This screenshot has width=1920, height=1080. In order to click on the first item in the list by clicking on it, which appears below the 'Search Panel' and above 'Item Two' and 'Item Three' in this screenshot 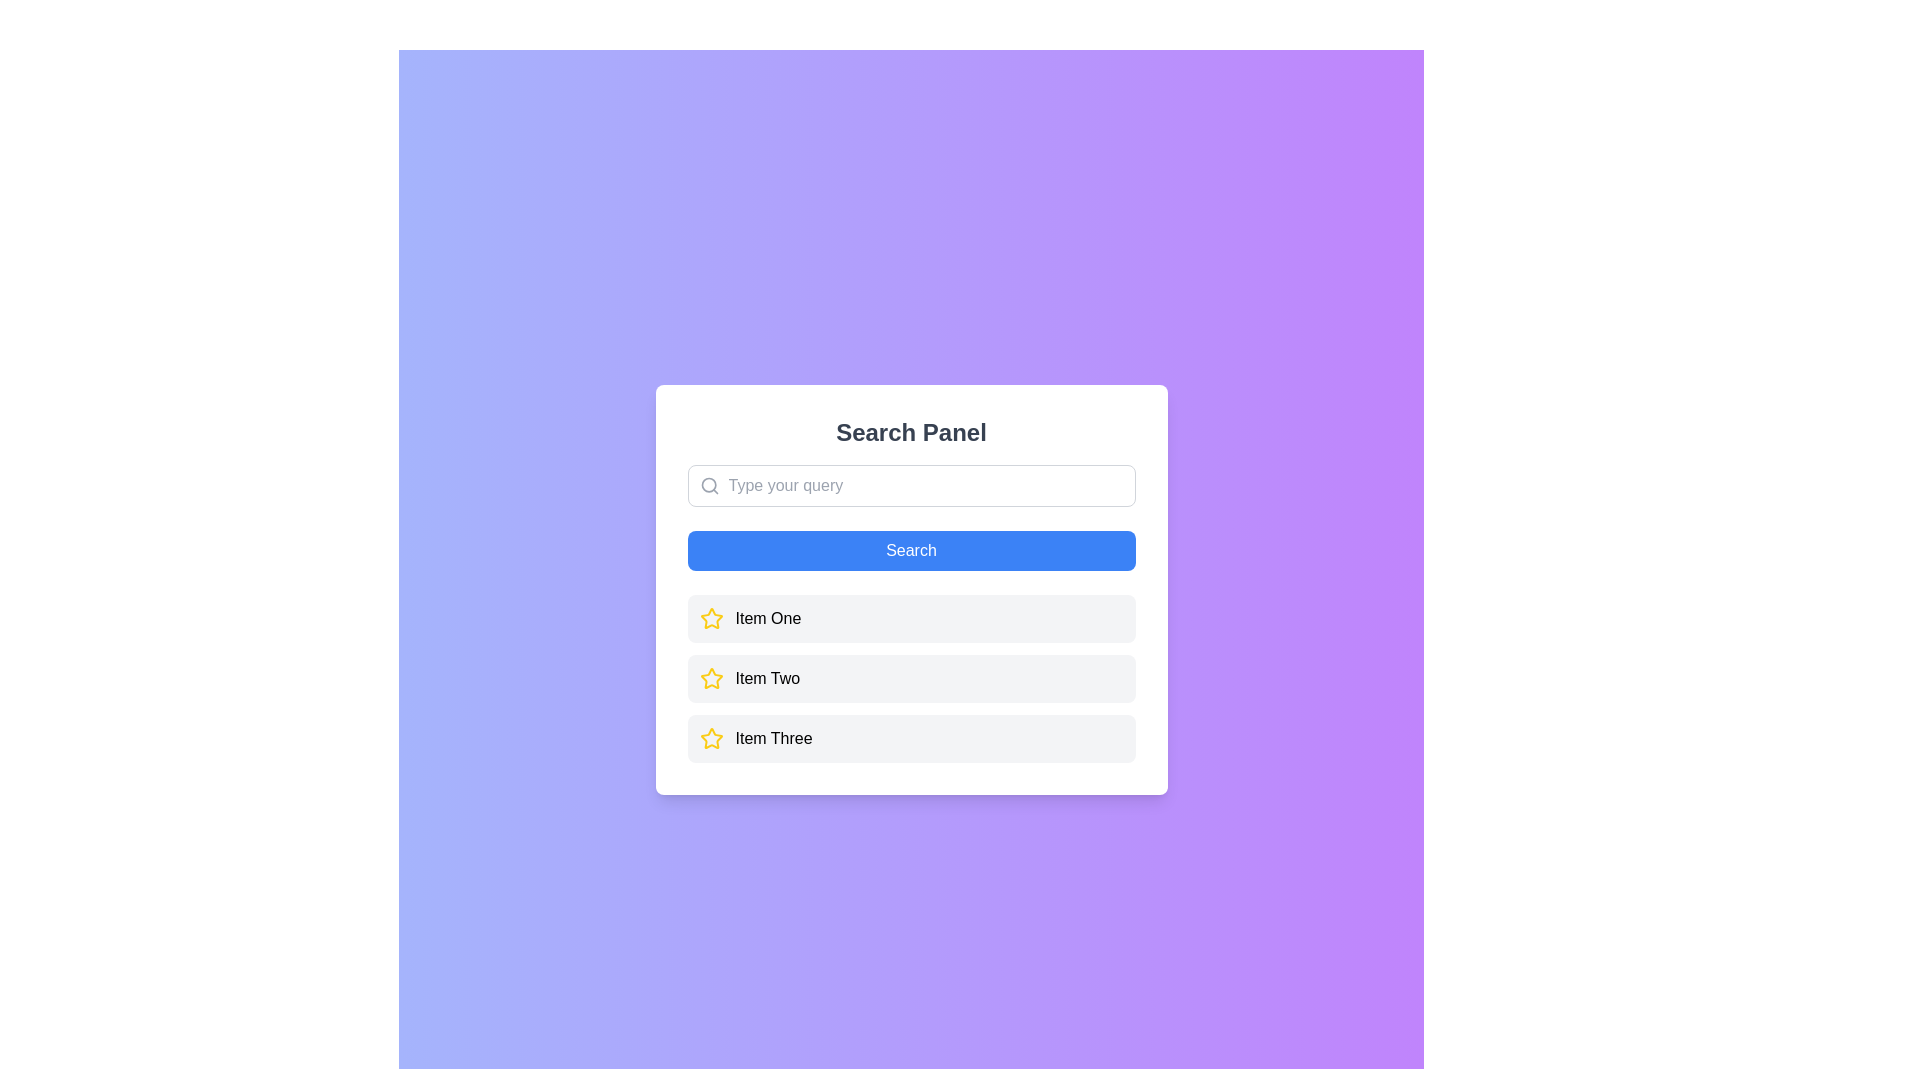, I will do `click(910, 617)`.